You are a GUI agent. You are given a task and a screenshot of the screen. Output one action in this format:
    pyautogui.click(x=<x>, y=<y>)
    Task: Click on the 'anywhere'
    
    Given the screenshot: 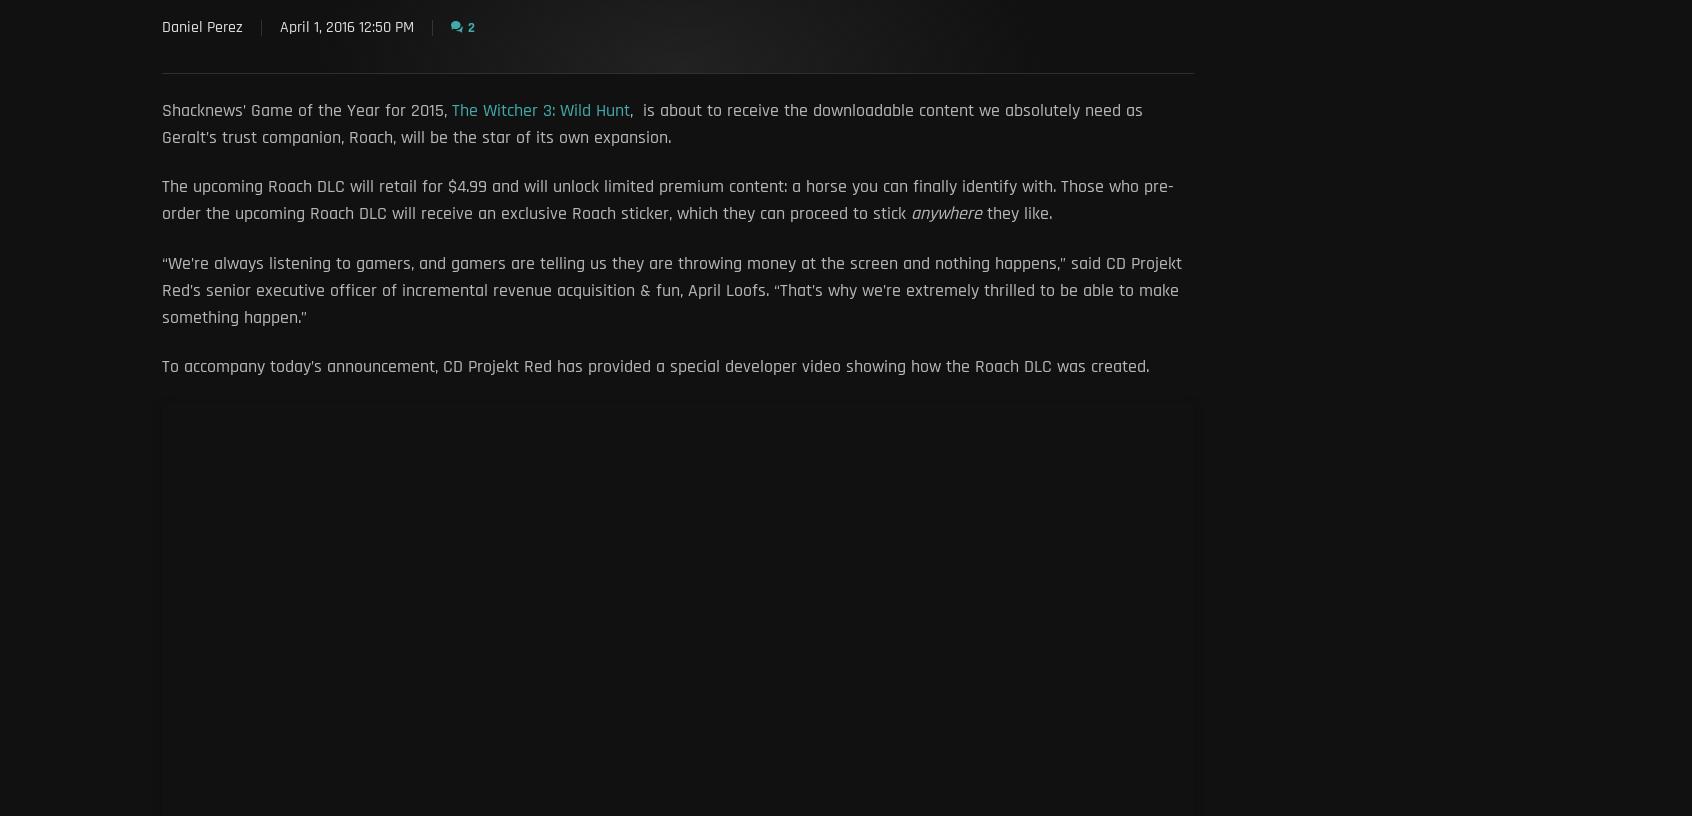 What is the action you would take?
    pyautogui.click(x=949, y=212)
    